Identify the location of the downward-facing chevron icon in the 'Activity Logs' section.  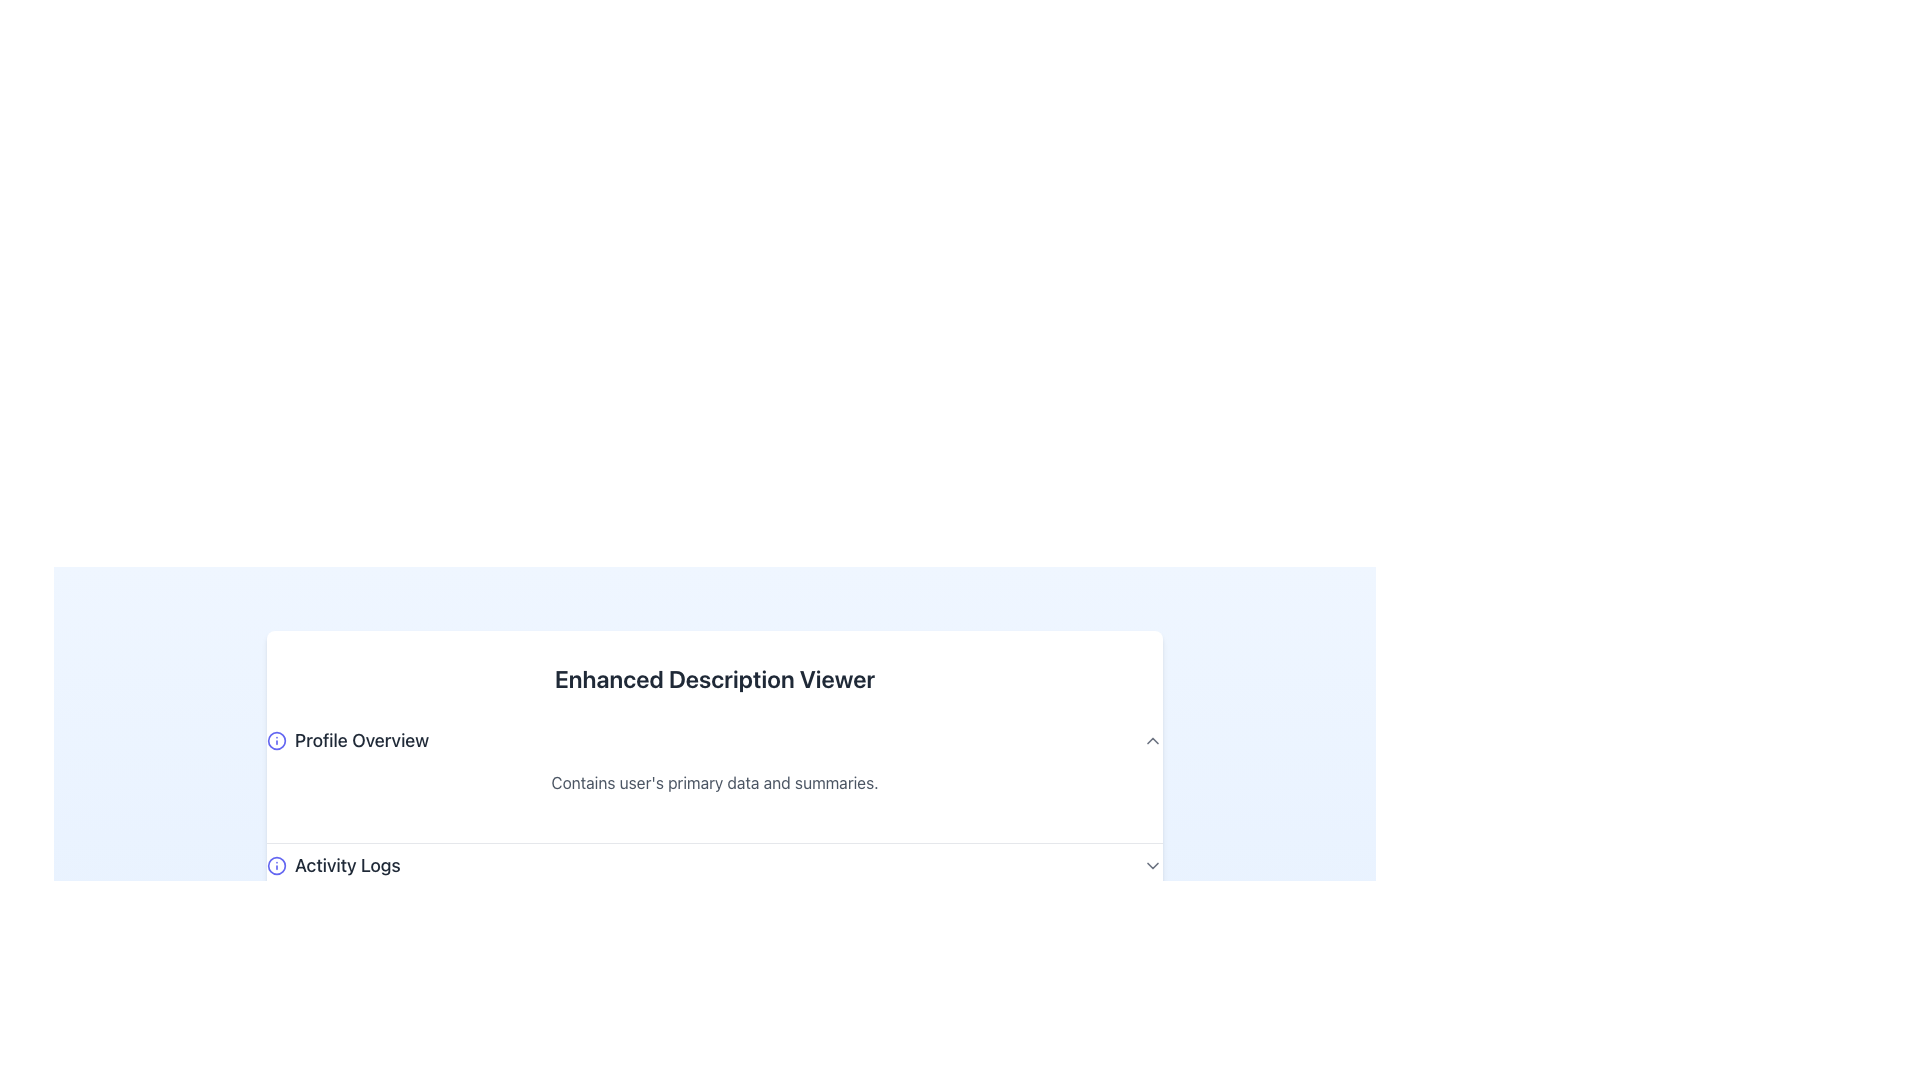
(1152, 865).